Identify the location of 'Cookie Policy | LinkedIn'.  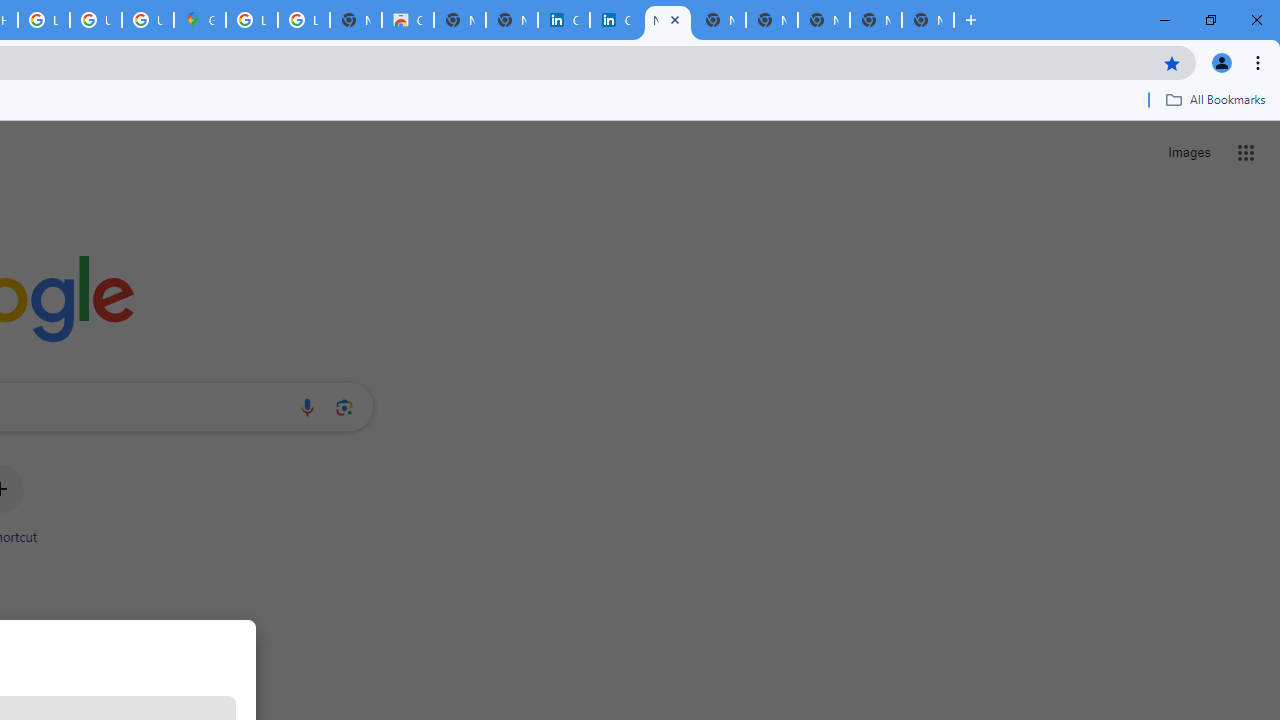
(615, 20).